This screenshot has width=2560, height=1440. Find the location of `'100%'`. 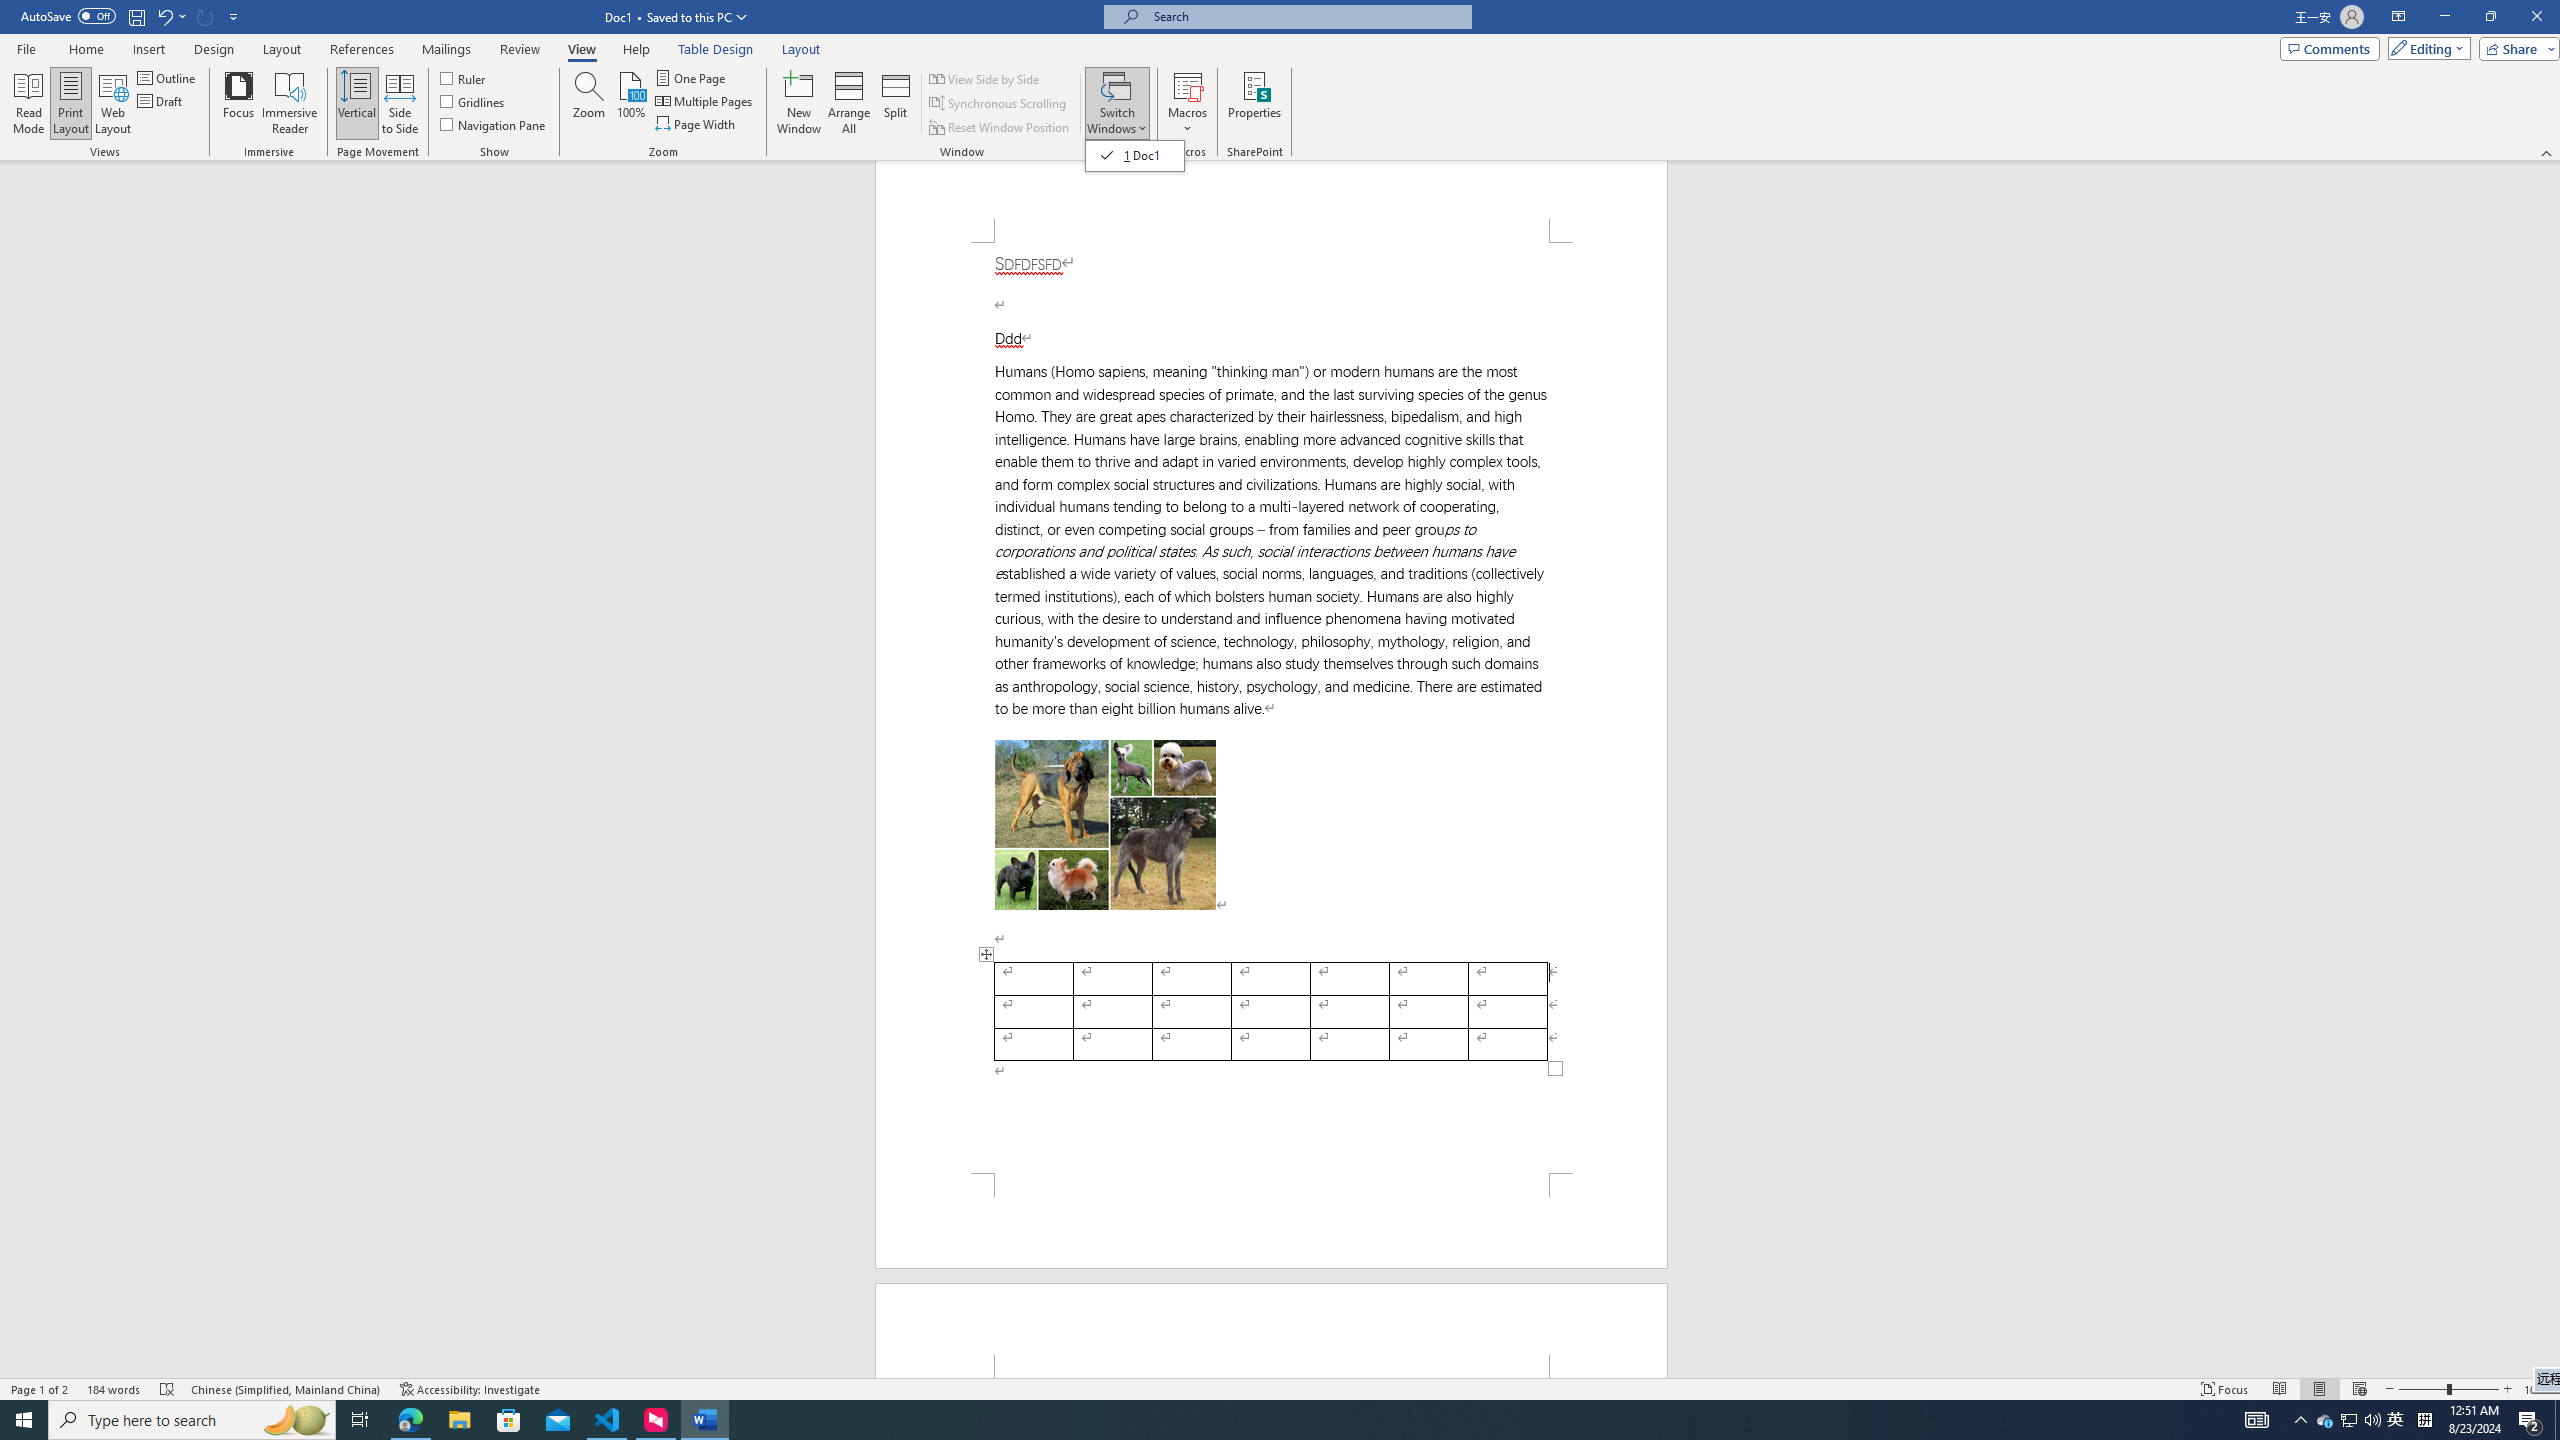

'100%' is located at coordinates (631, 103).